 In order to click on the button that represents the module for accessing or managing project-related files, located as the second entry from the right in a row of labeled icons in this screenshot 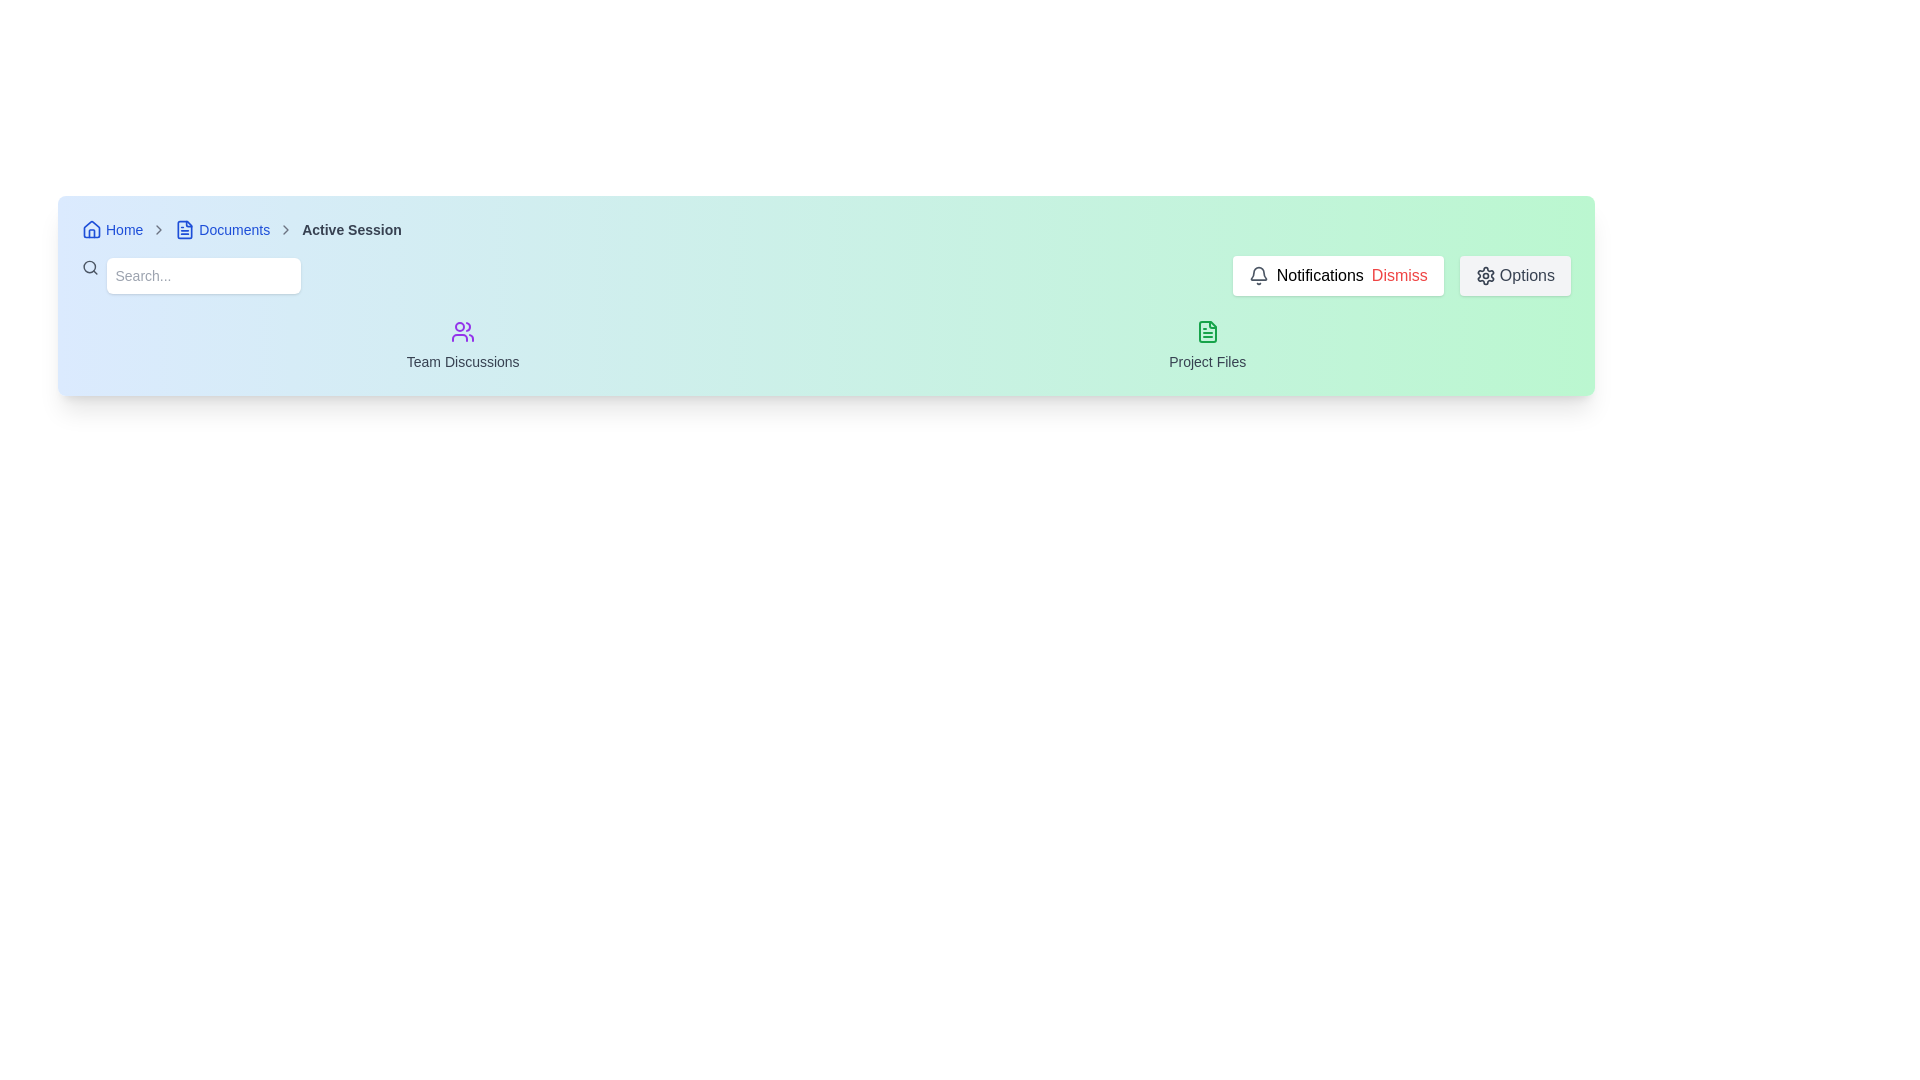, I will do `click(1206, 345)`.